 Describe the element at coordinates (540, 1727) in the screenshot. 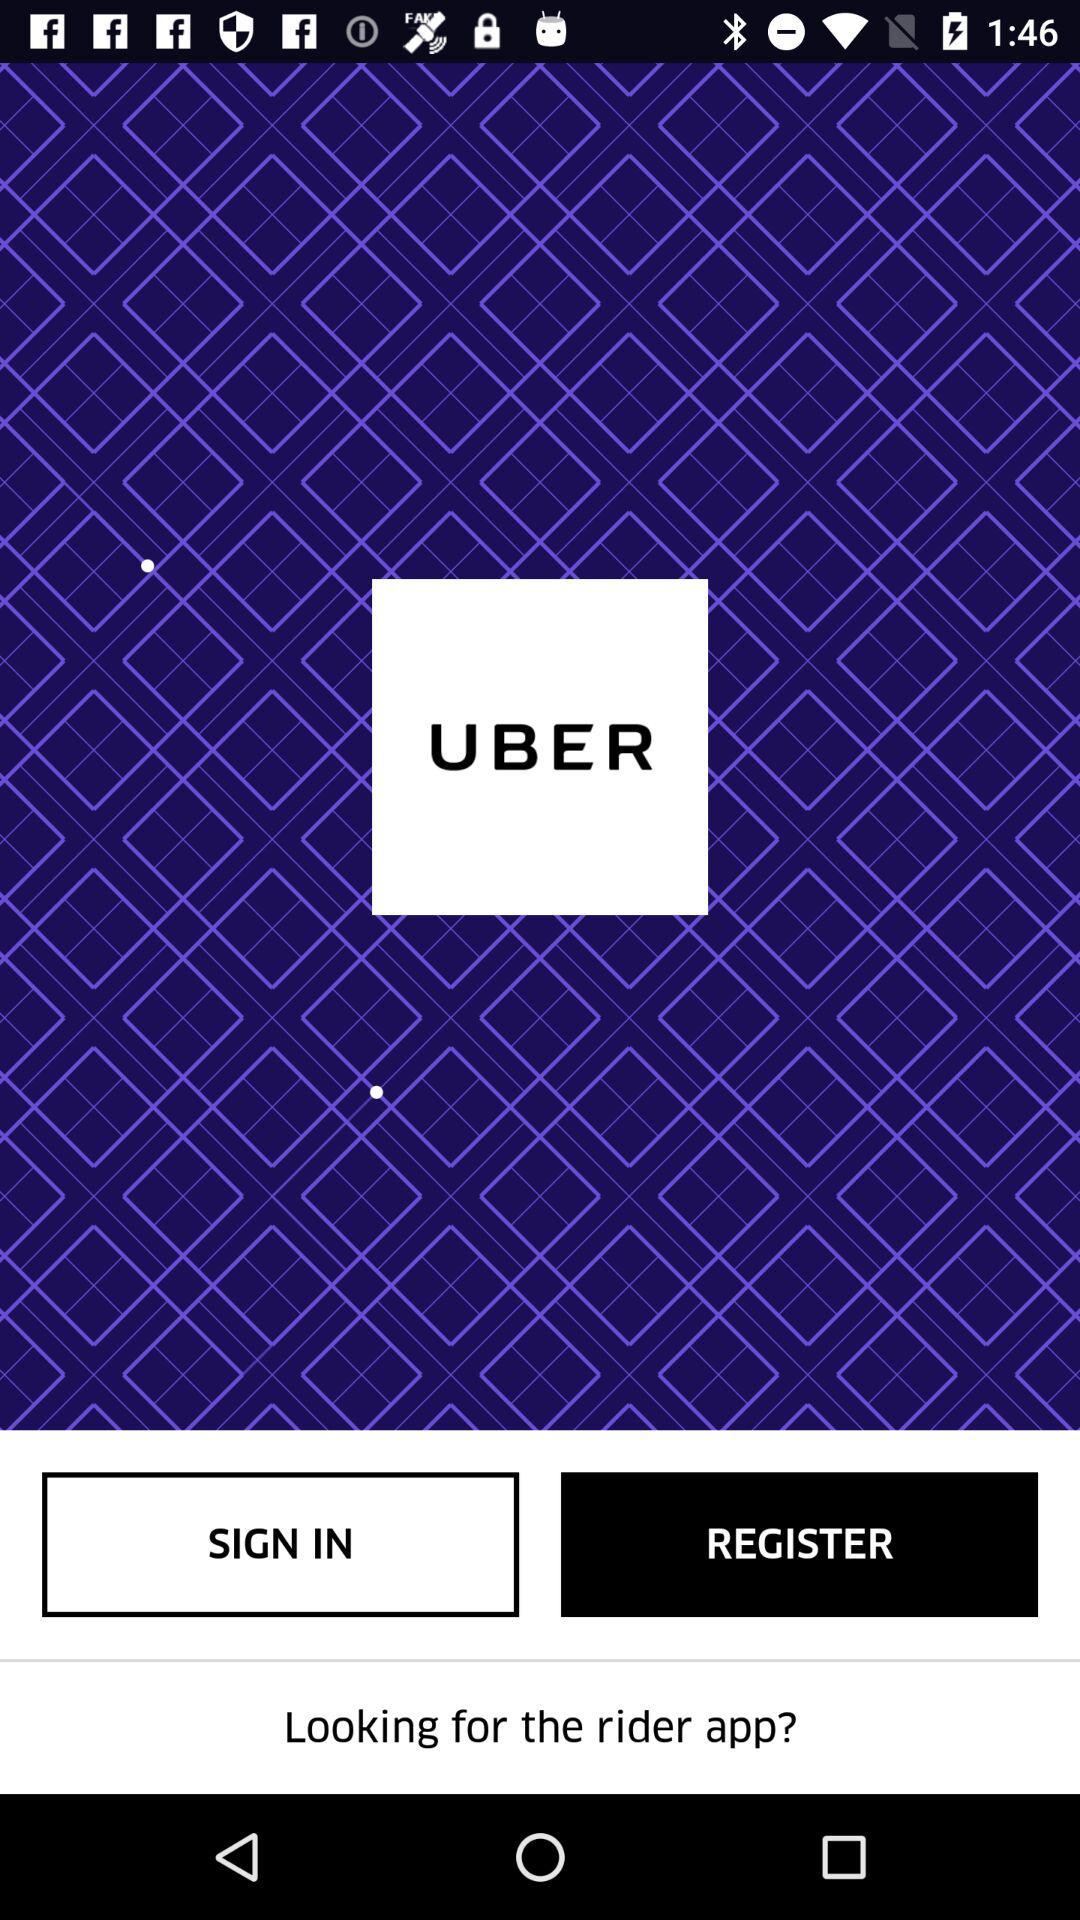

I see `looking for the item` at that location.